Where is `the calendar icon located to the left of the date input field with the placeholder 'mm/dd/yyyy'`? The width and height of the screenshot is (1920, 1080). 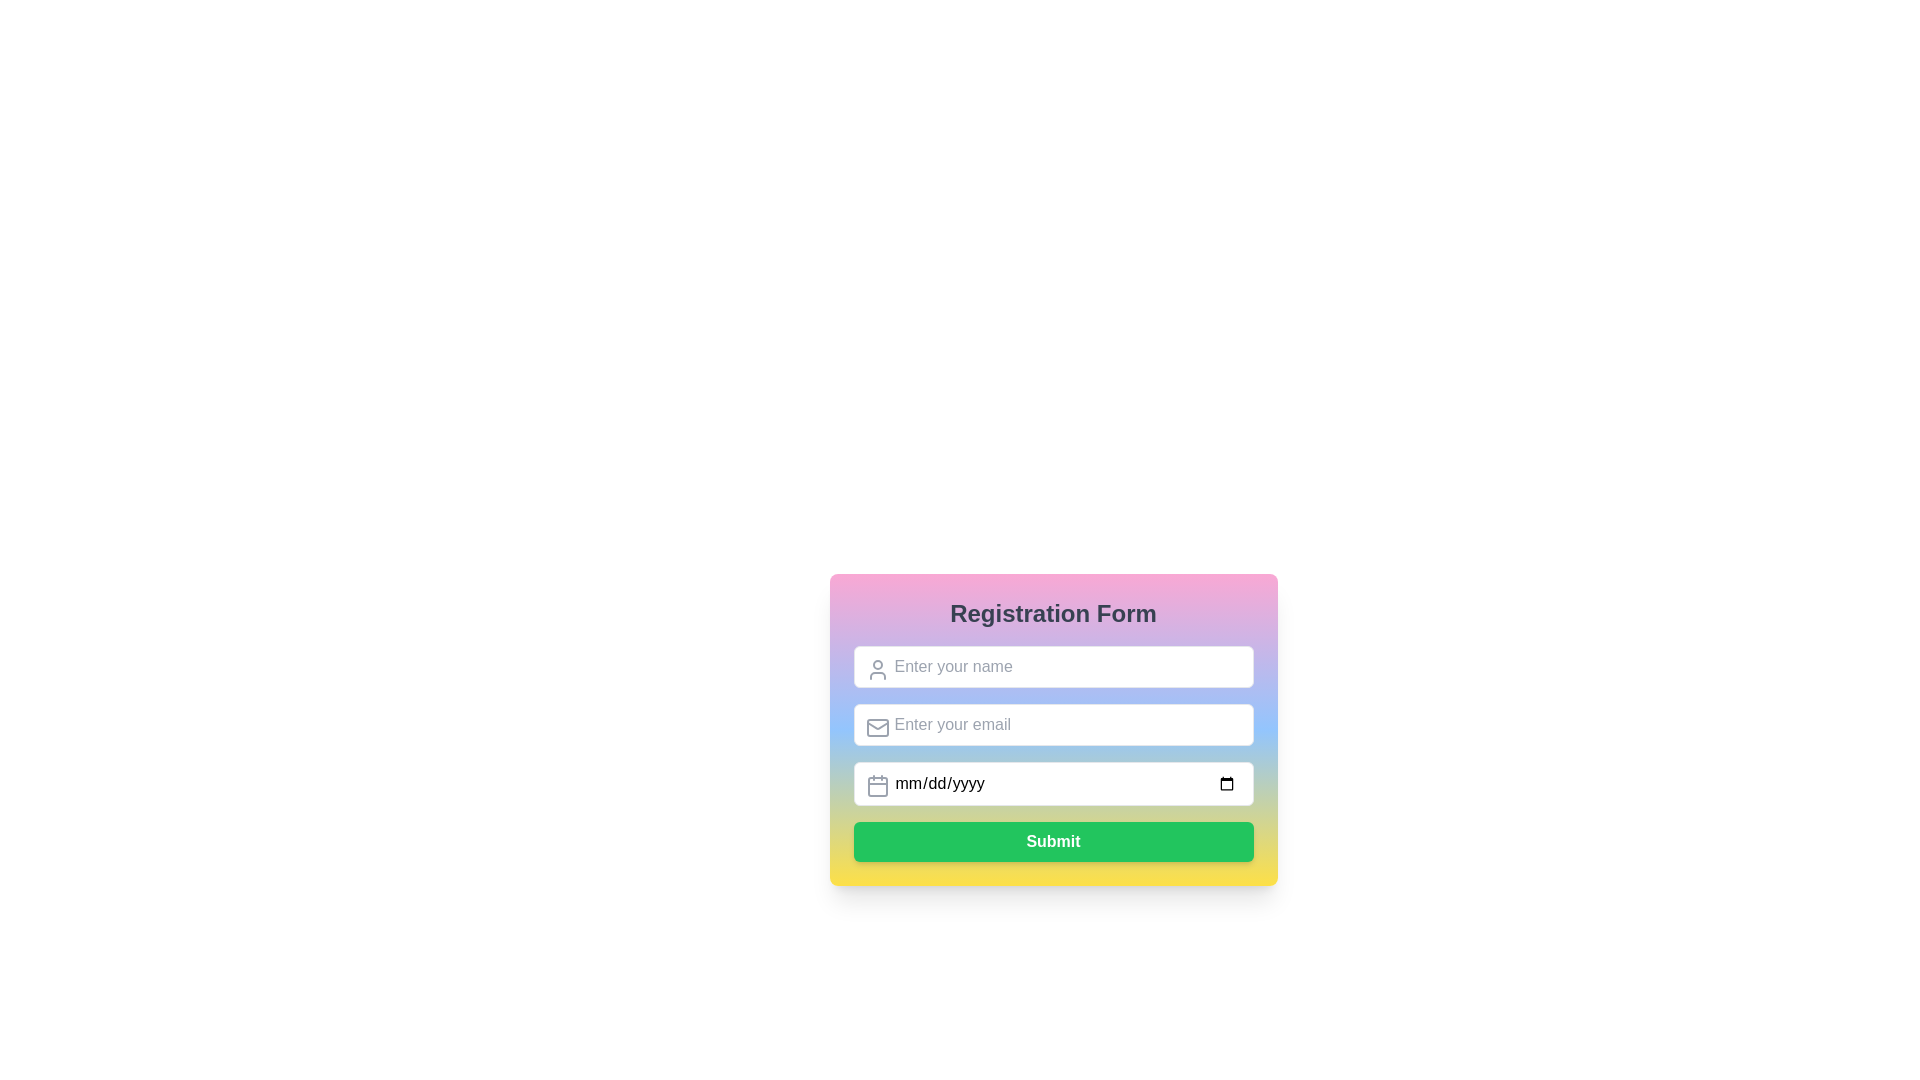 the calendar icon located to the left of the date input field with the placeholder 'mm/dd/yyyy' is located at coordinates (877, 785).